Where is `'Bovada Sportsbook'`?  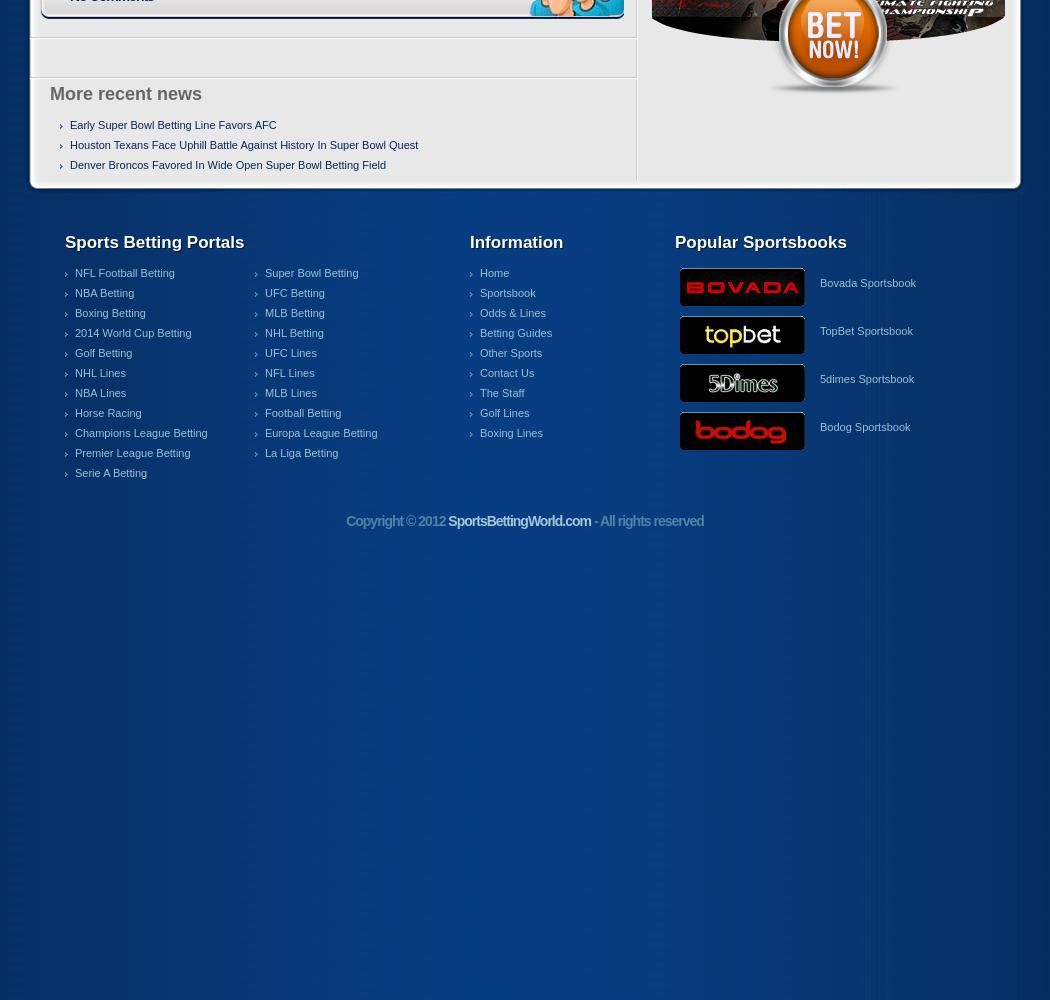 'Bovada Sportsbook' is located at coordinates (867, 283).